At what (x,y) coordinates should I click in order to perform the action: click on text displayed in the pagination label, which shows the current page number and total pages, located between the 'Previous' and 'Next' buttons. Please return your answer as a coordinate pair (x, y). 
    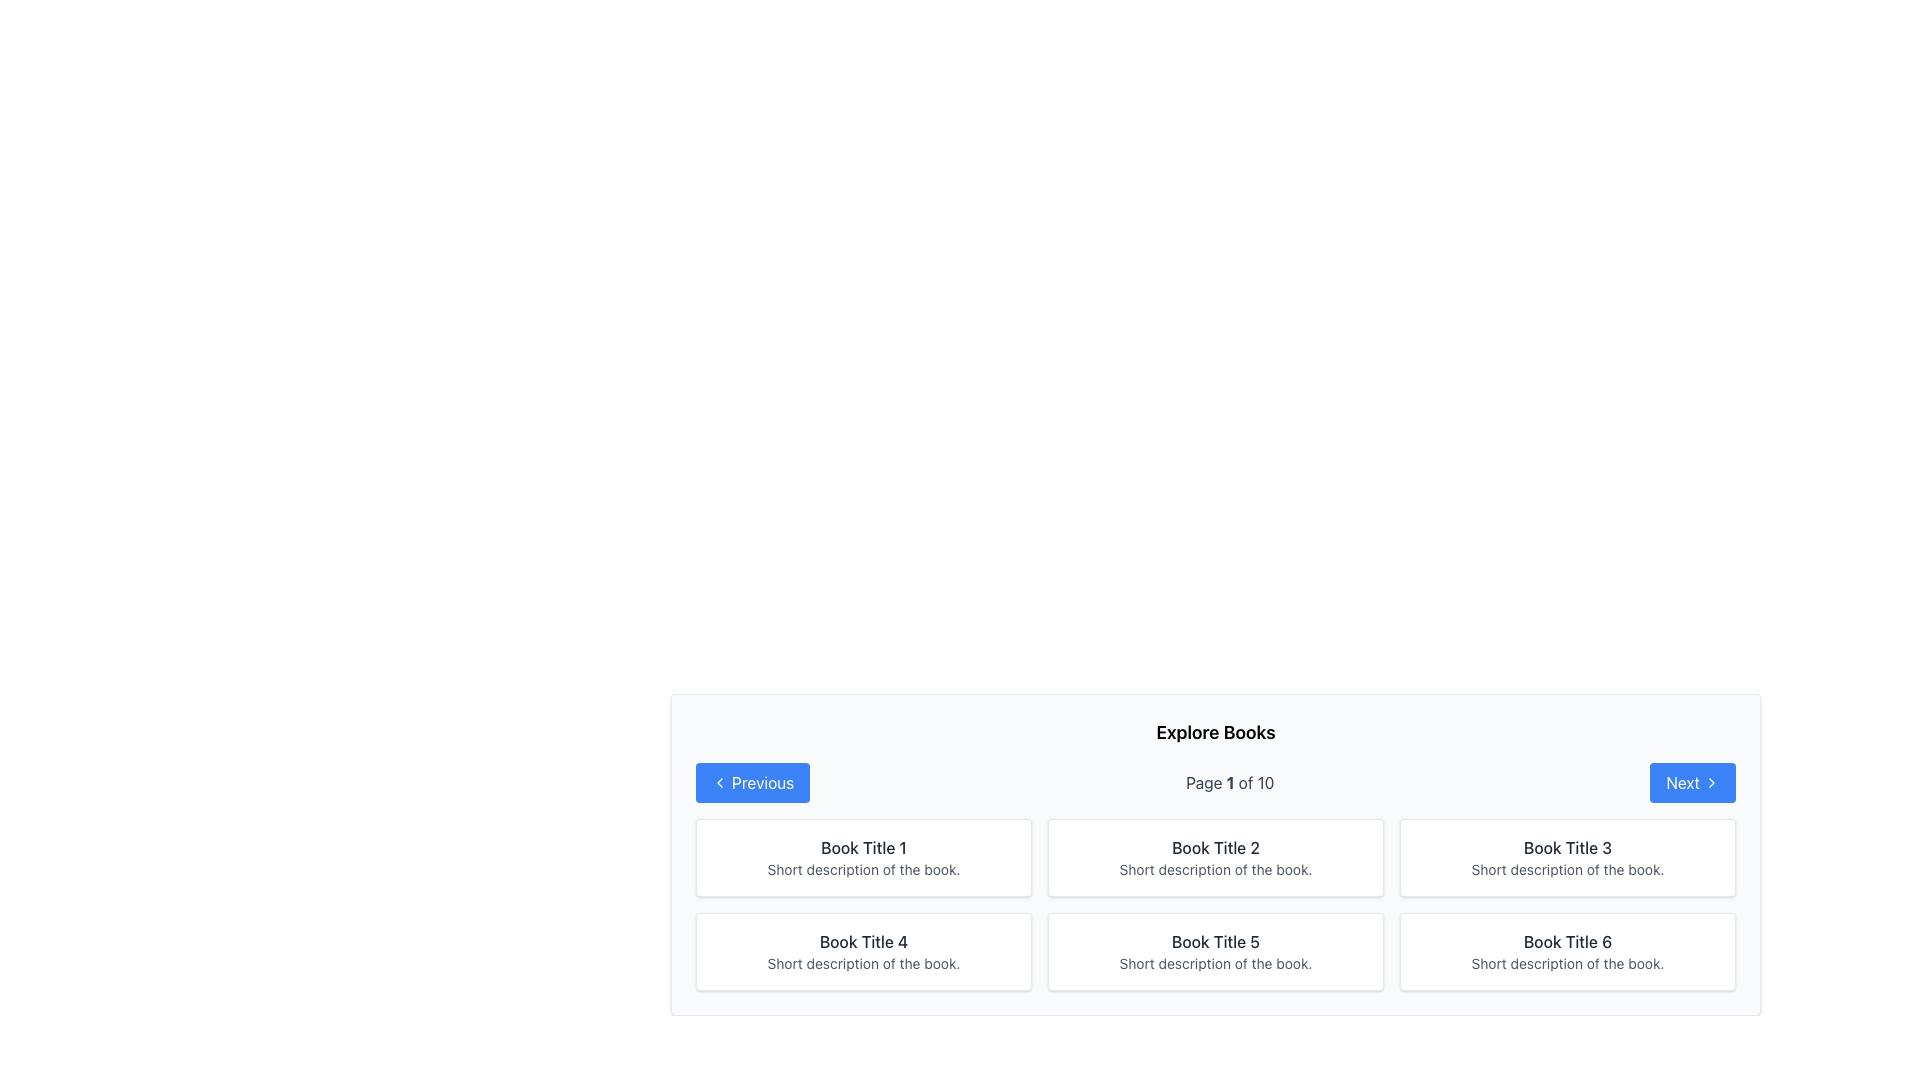
    Looking at the image, I should click on (1229, 782).